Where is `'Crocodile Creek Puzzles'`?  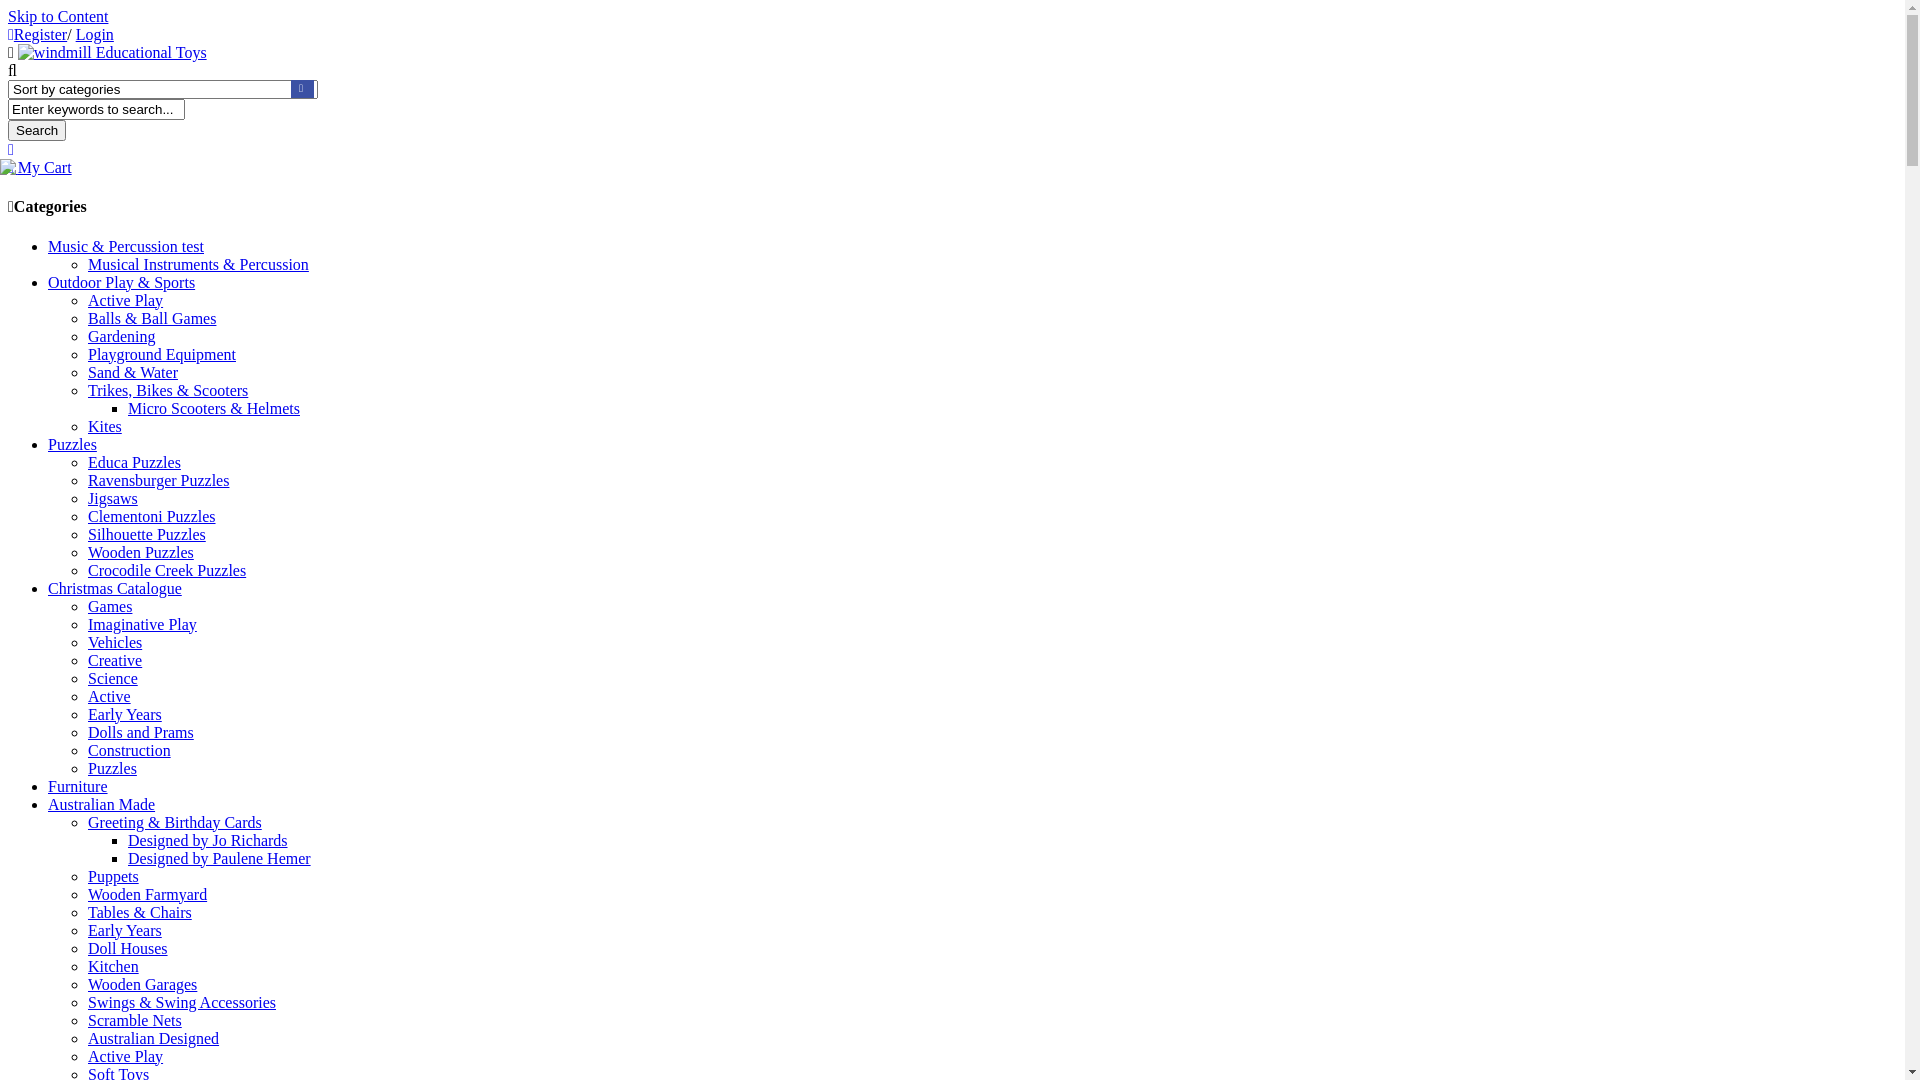 'Crocodile Creek Puzzles' is located at coordinates (167, 570).